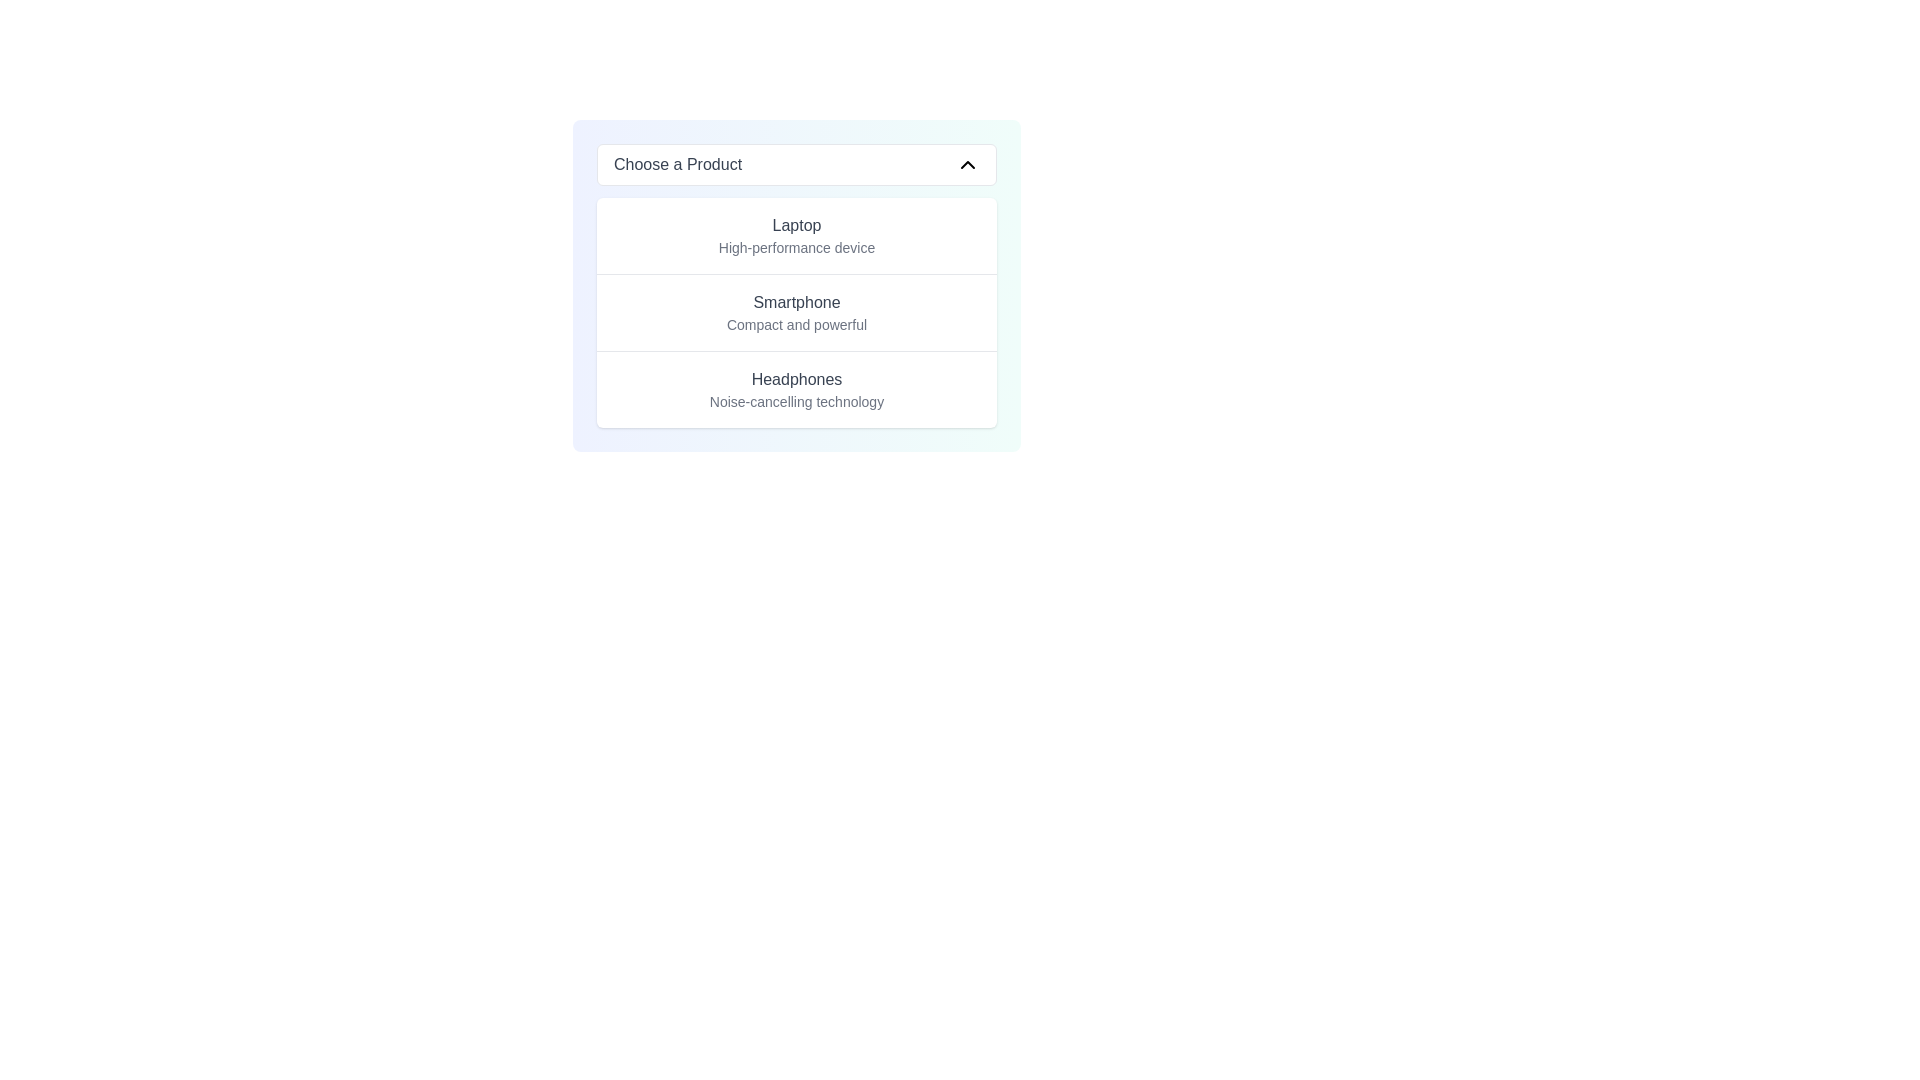 This screenshot has height=1080, width=1920. What do you see at coordinates (795, 234) in the screenshot?
I see `the 'Laptop' list item in the dropdown menu beneath the 'Choose a Product' heading` at bounding box center [795, 234].